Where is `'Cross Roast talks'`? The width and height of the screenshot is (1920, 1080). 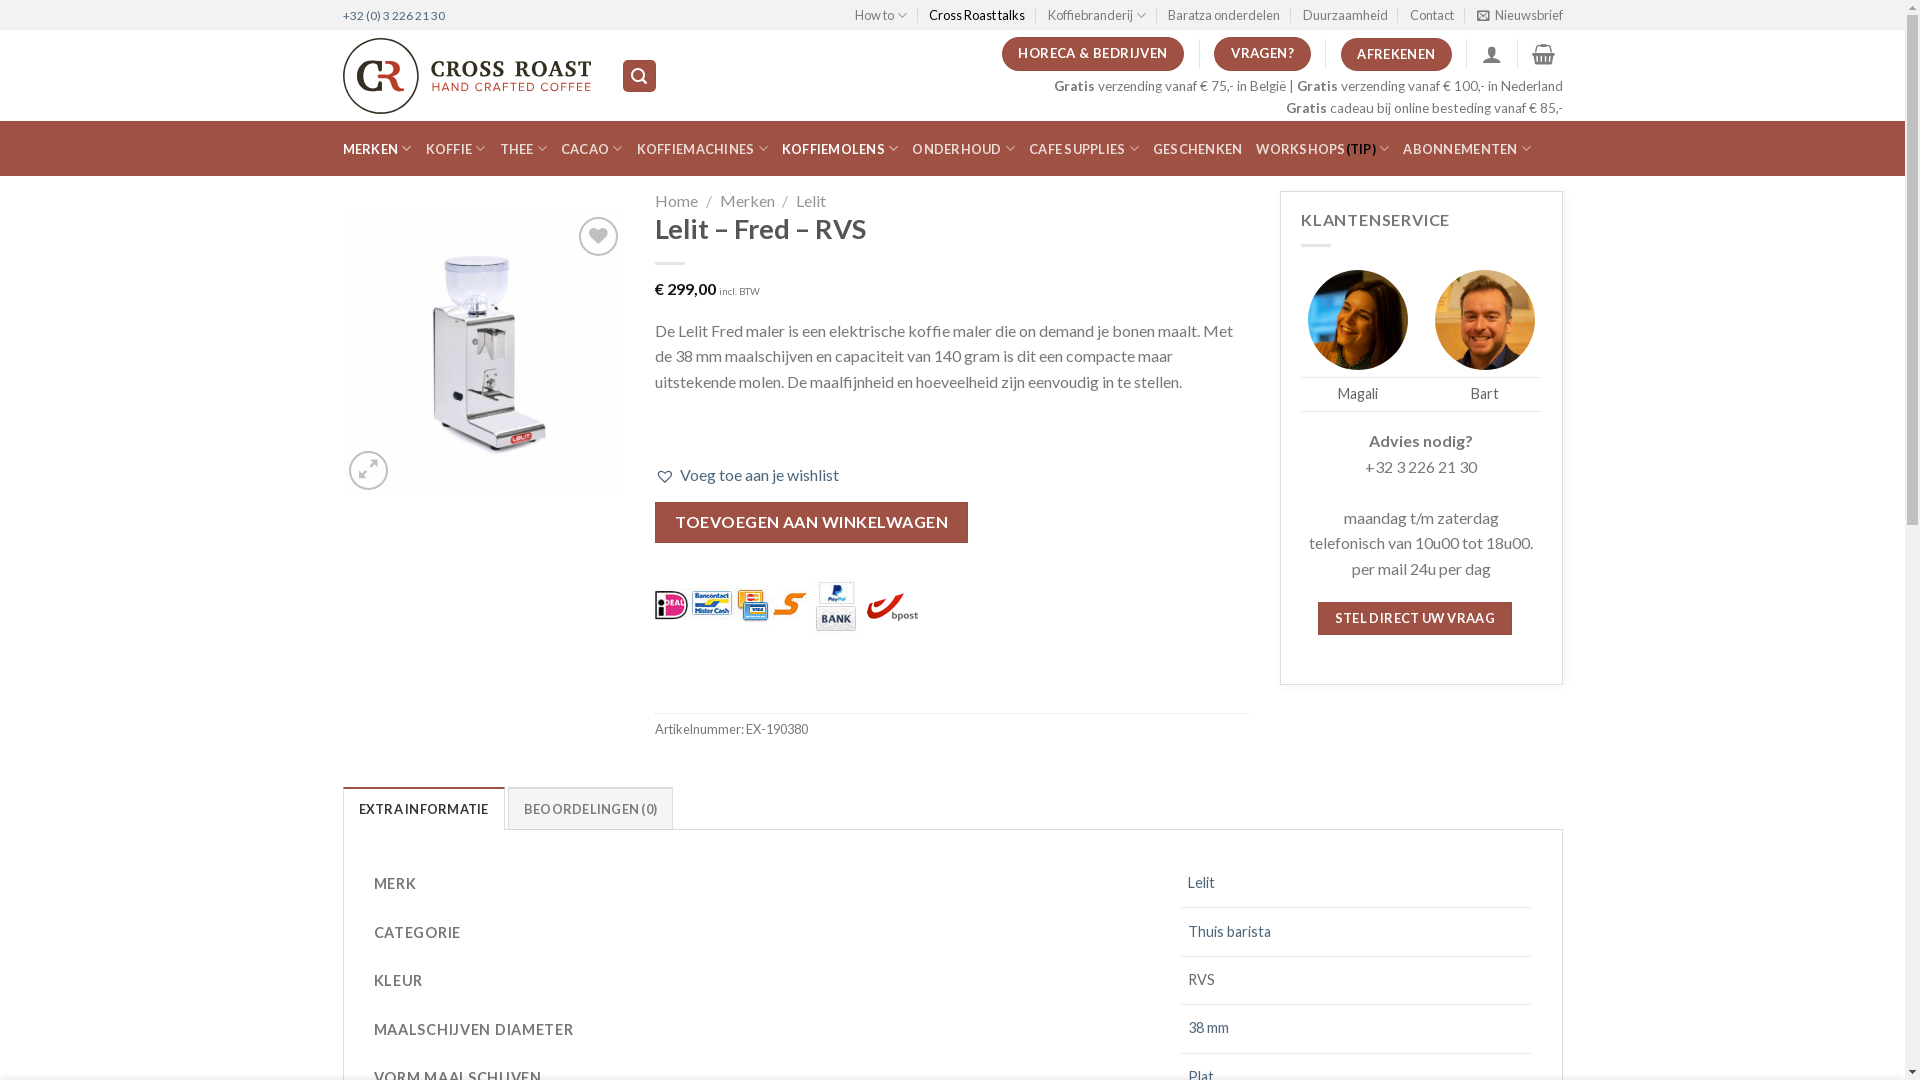
'Cross Roast talks' is located at coordinates (928, 15).